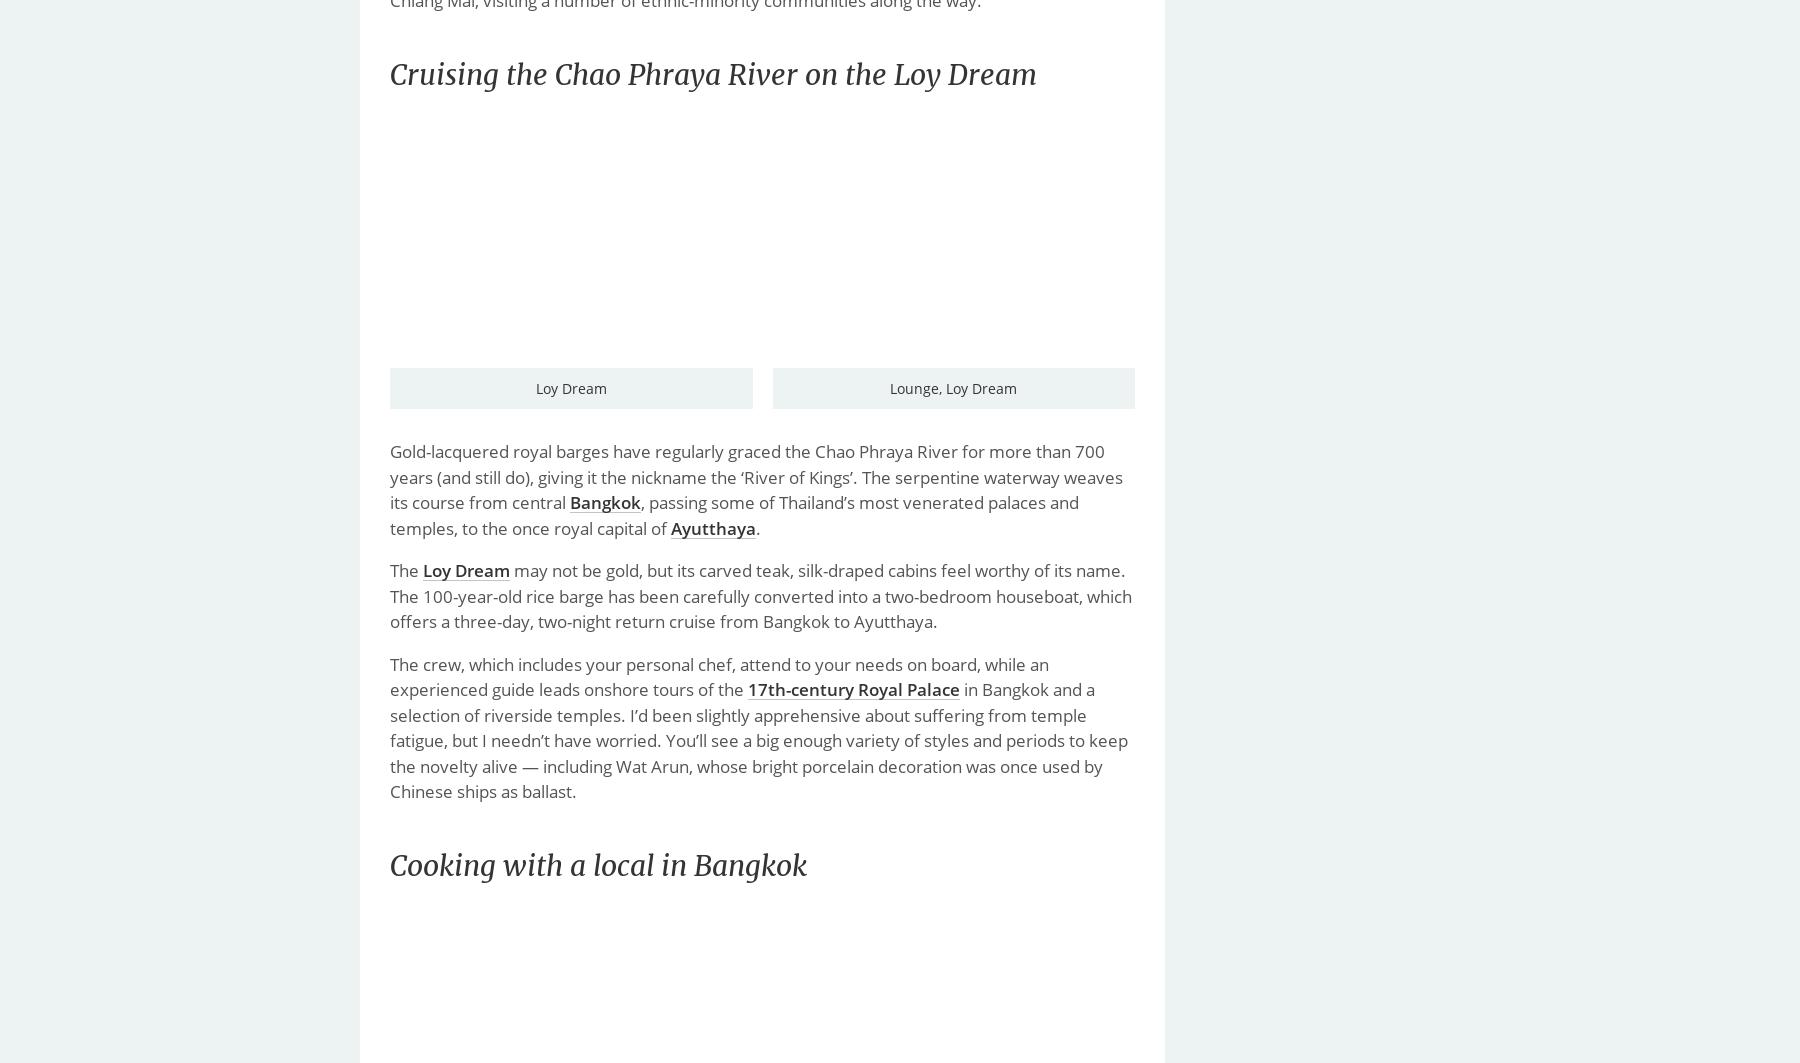 The image size is (1800, 1063). Describe the element at coordinates (757, 527) in the screenshot. I see `'.'` at that location.